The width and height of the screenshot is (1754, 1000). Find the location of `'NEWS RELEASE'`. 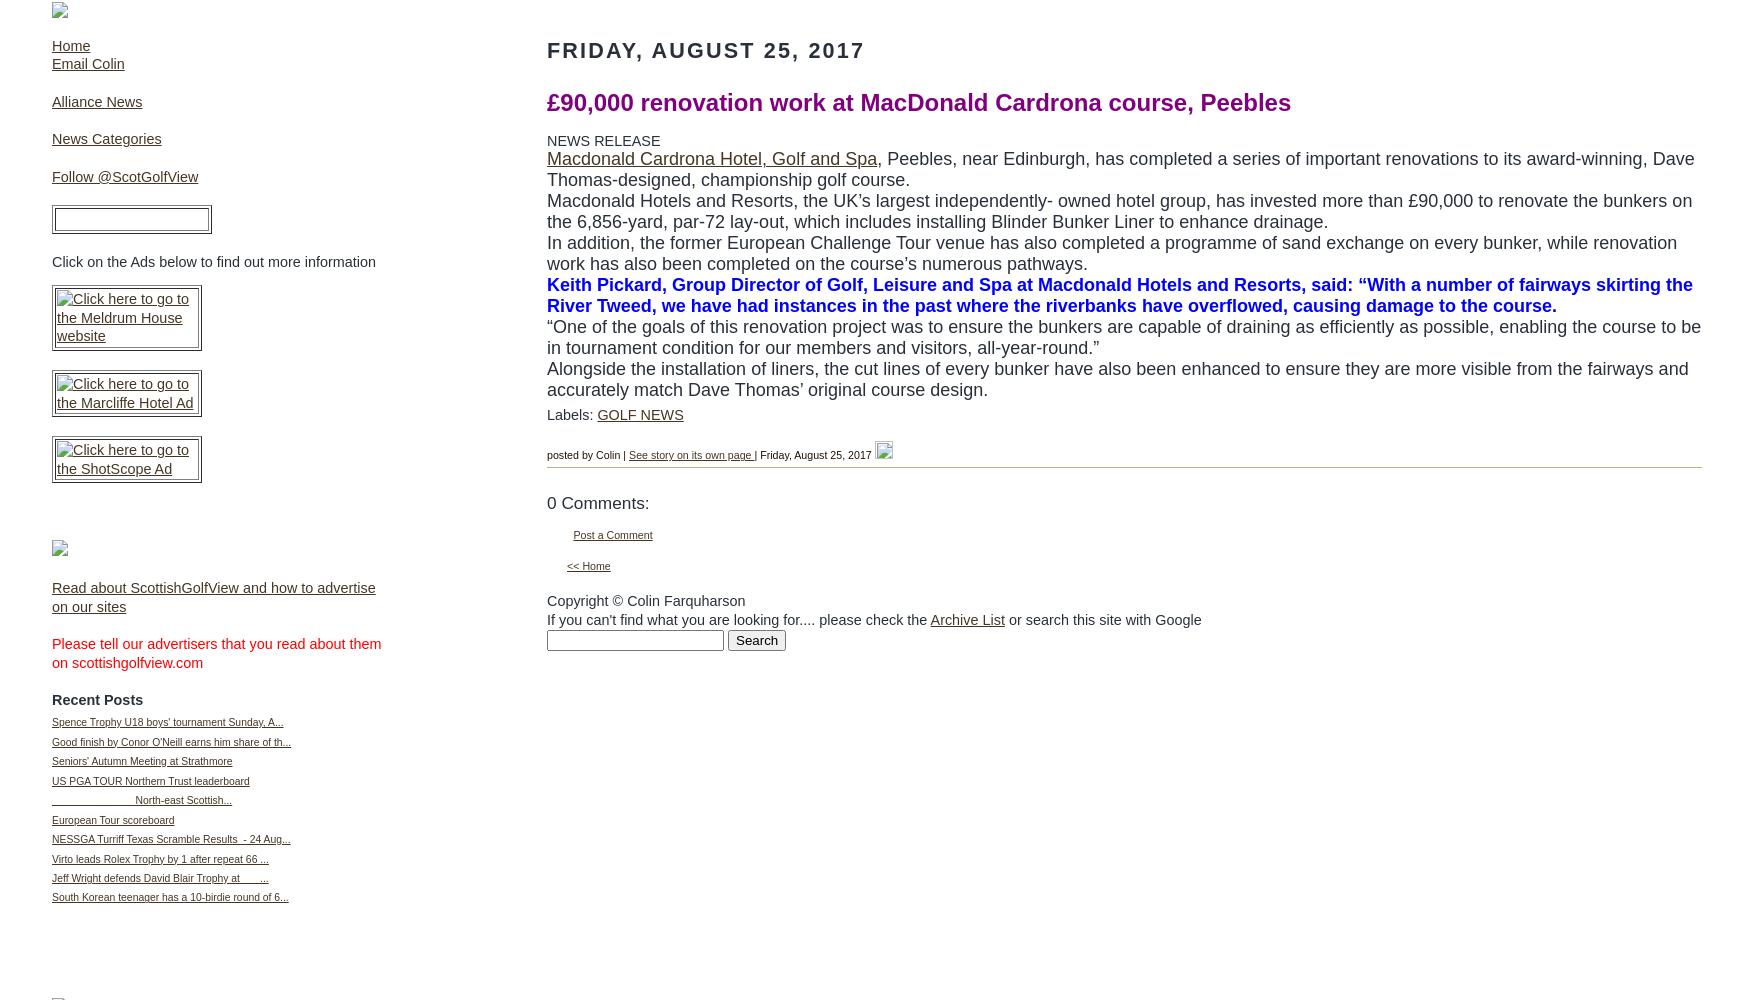

'NEWS RELEASE' is located at coordinates (603, 141).